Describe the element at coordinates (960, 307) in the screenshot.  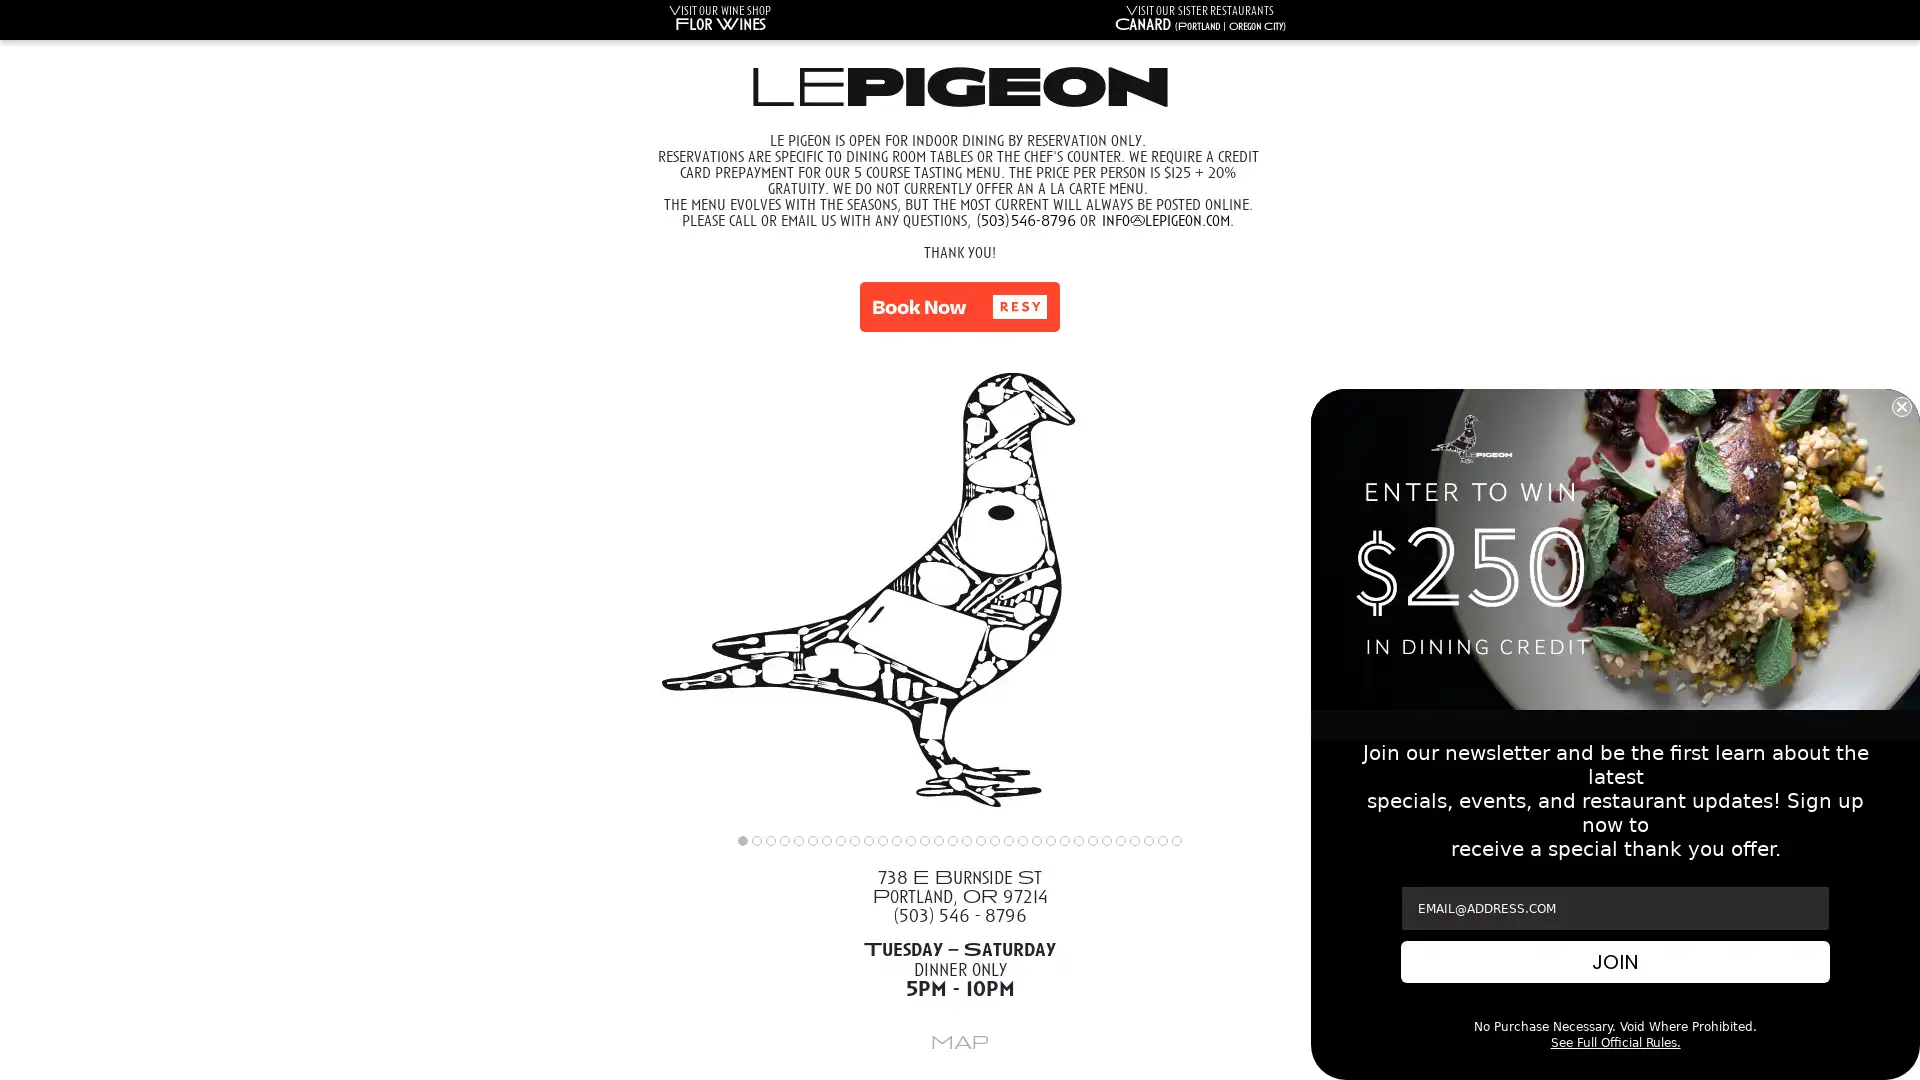
I see `Resy - Book Now` at that location.